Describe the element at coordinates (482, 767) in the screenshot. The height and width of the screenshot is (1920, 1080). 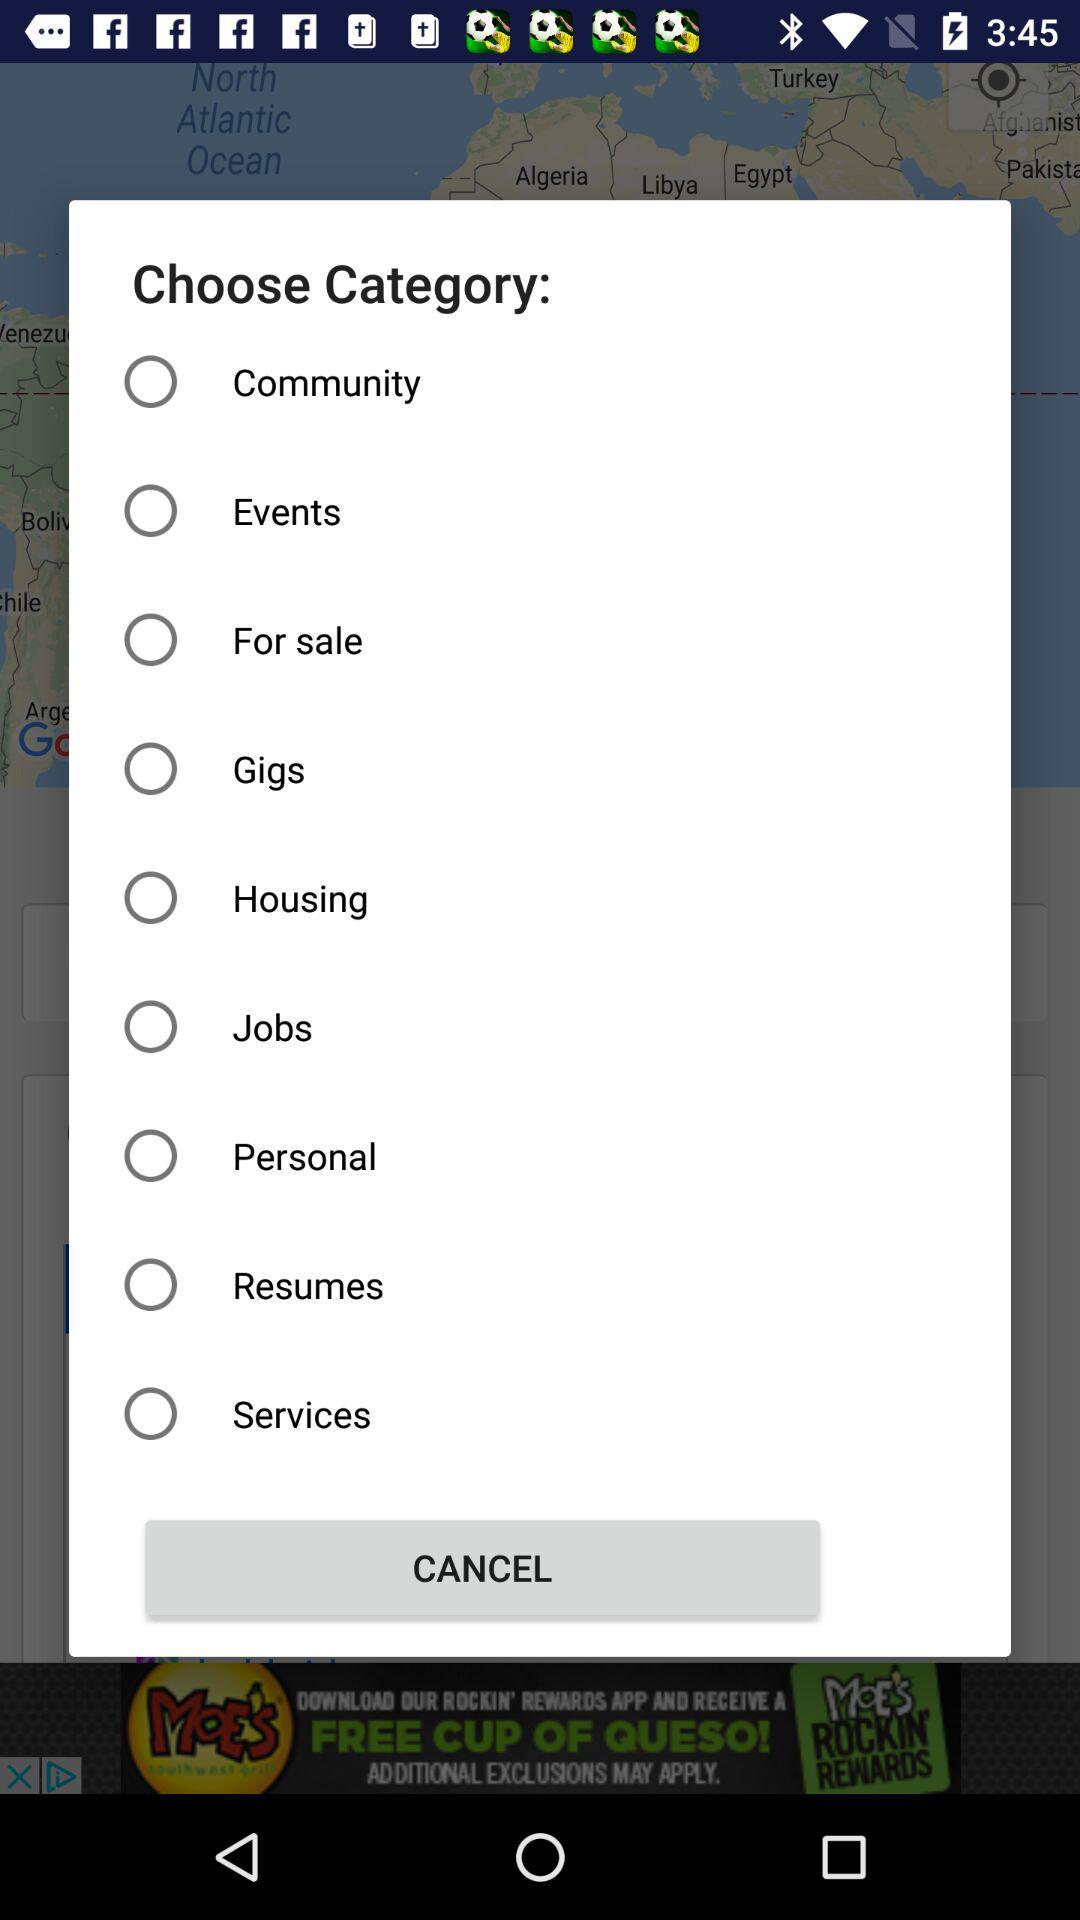
I see `the icon below the for sale` at that location.